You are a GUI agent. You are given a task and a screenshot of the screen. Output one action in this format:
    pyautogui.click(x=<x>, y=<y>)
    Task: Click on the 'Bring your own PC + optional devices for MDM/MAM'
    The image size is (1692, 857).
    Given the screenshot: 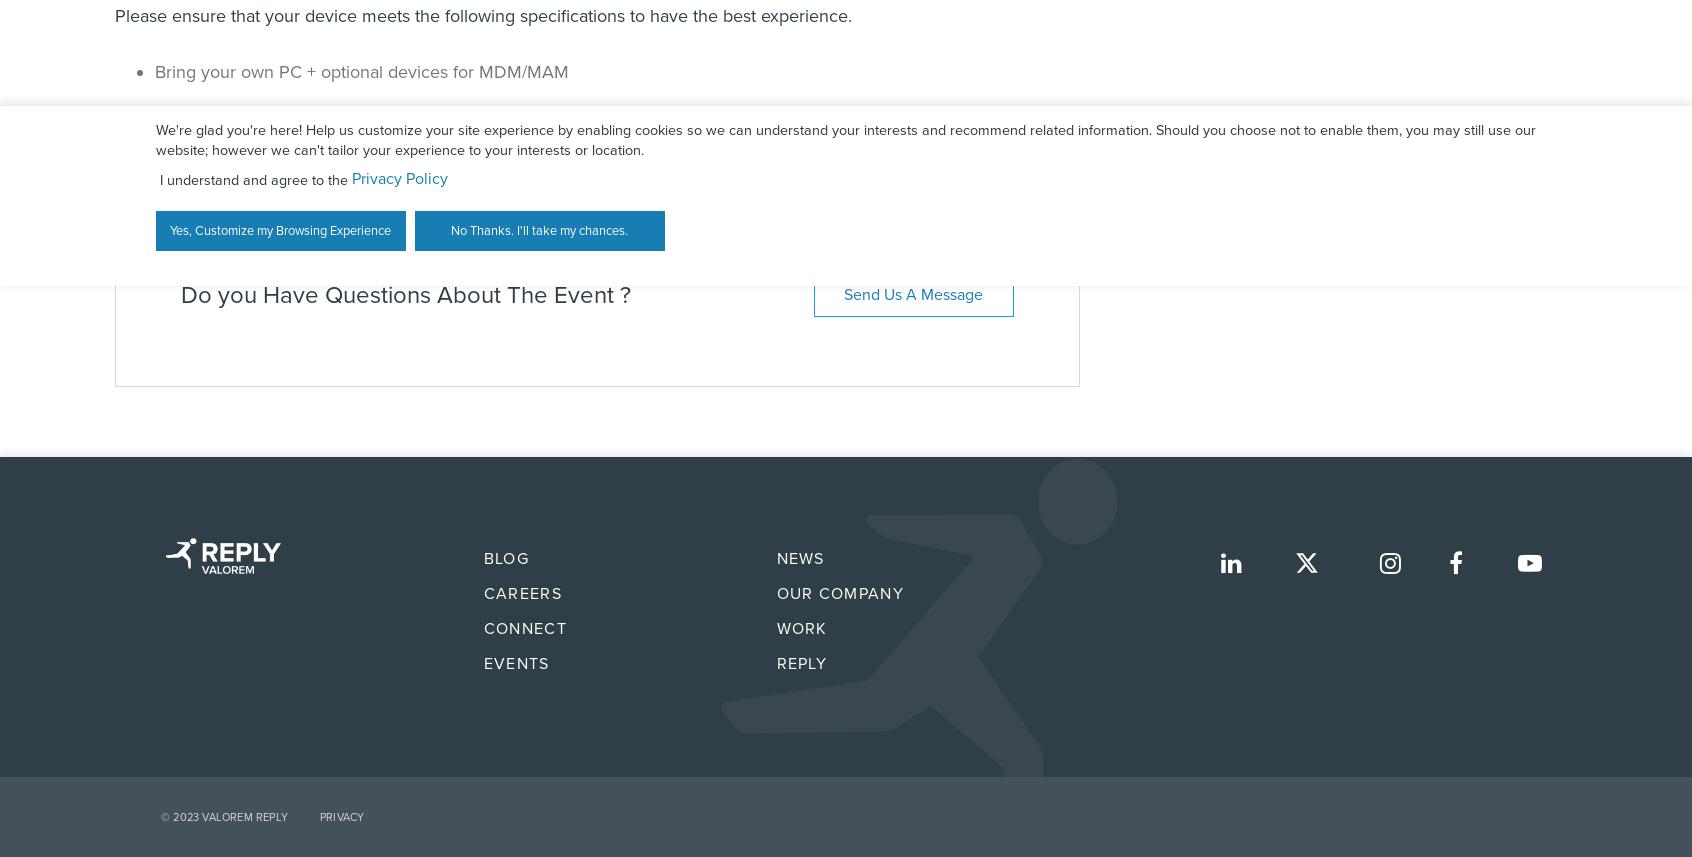 What is the action you would take?
    pyautogui.click(x=361, y=69)
    